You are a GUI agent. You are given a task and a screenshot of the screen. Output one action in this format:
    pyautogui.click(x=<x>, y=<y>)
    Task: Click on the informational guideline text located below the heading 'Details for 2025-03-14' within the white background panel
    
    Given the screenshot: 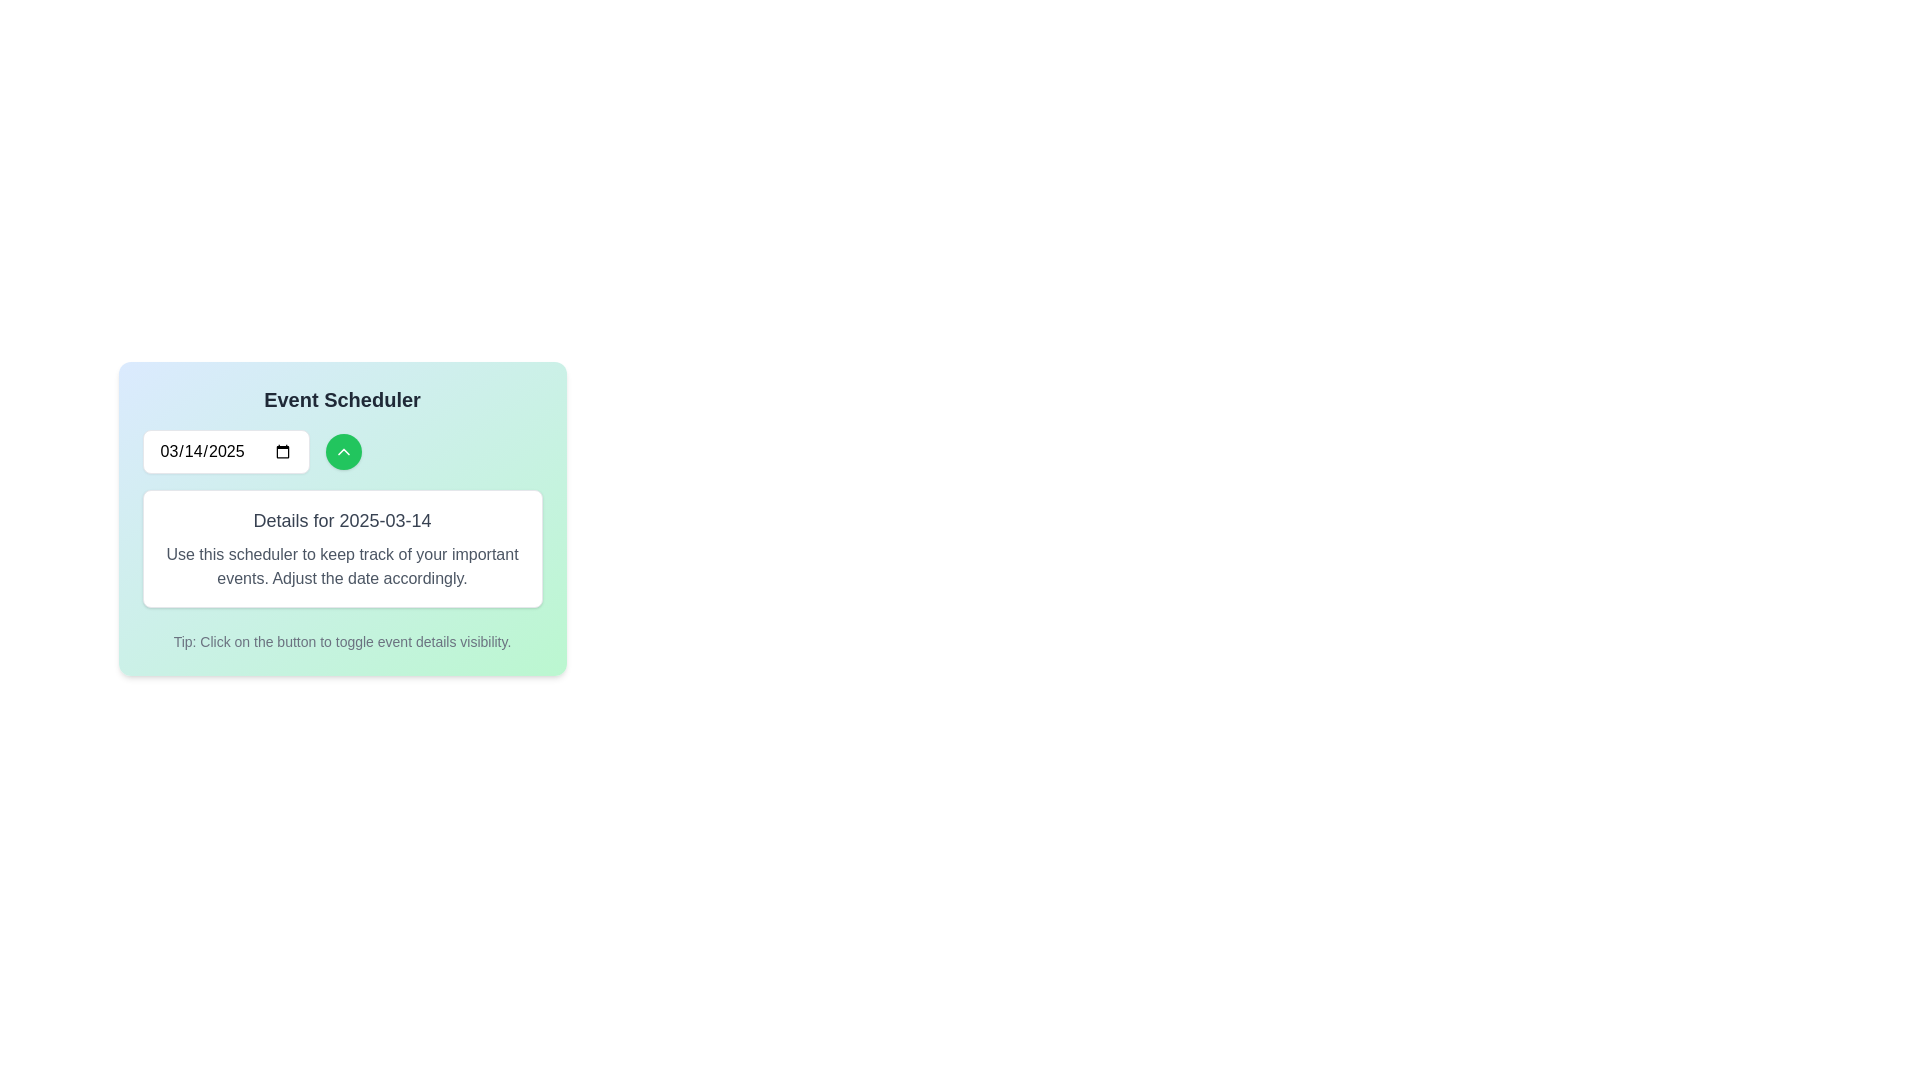 What is the action you would take?
    pyautogui.click(x=342, y=567)
    